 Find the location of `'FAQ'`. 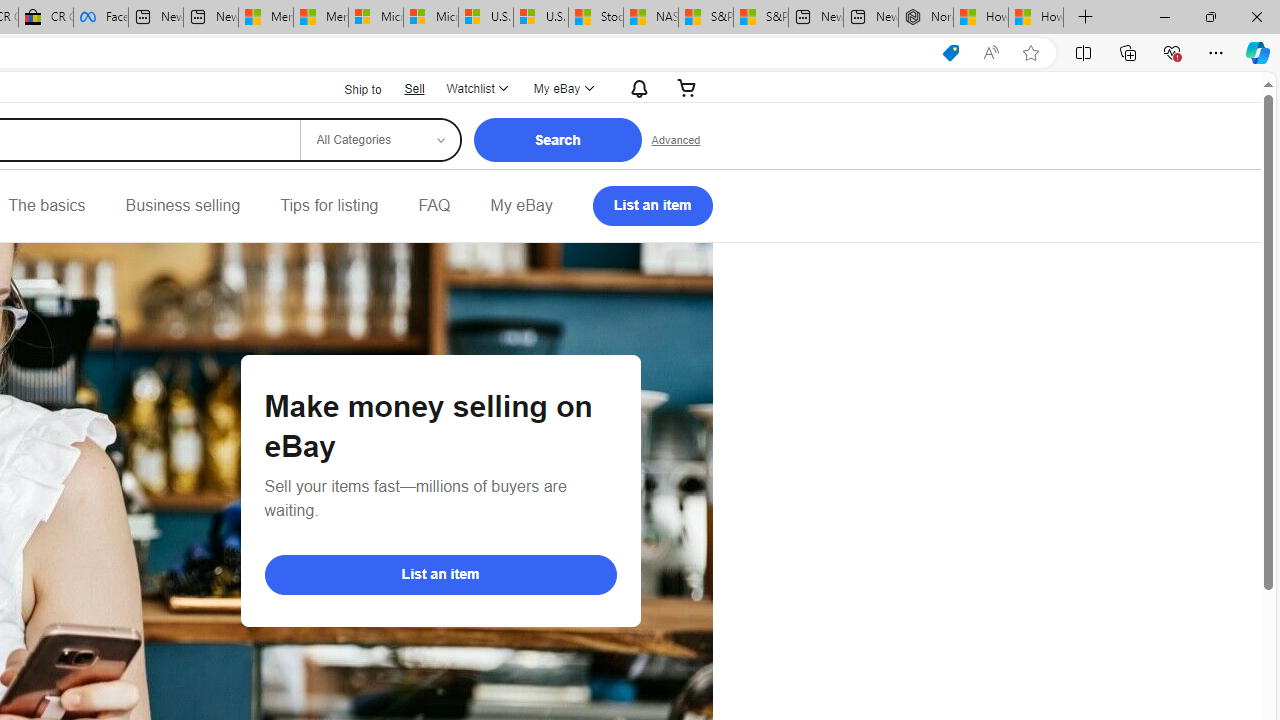

'FAQ' is located at coordinates (433, 205).